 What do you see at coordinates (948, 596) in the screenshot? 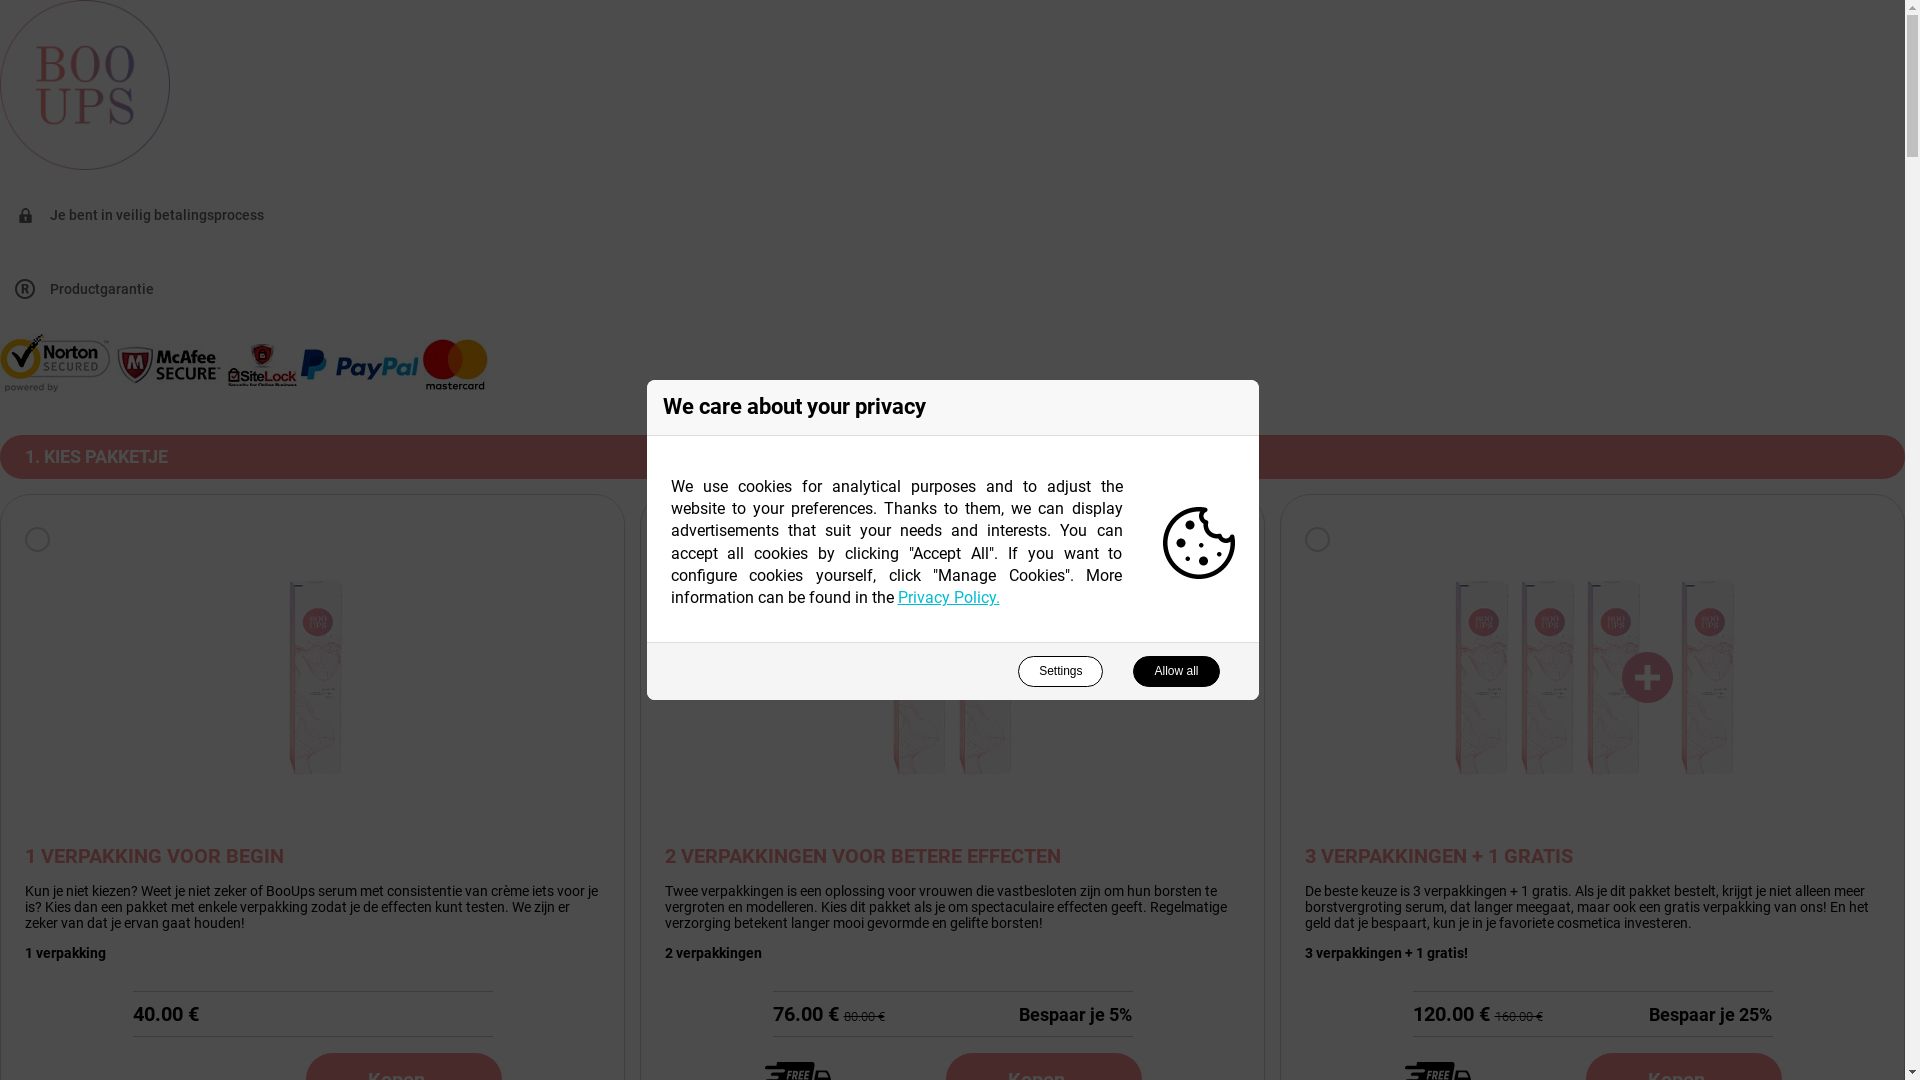
I see `'Privacy Policy.'` at bounding box center [948, 596].